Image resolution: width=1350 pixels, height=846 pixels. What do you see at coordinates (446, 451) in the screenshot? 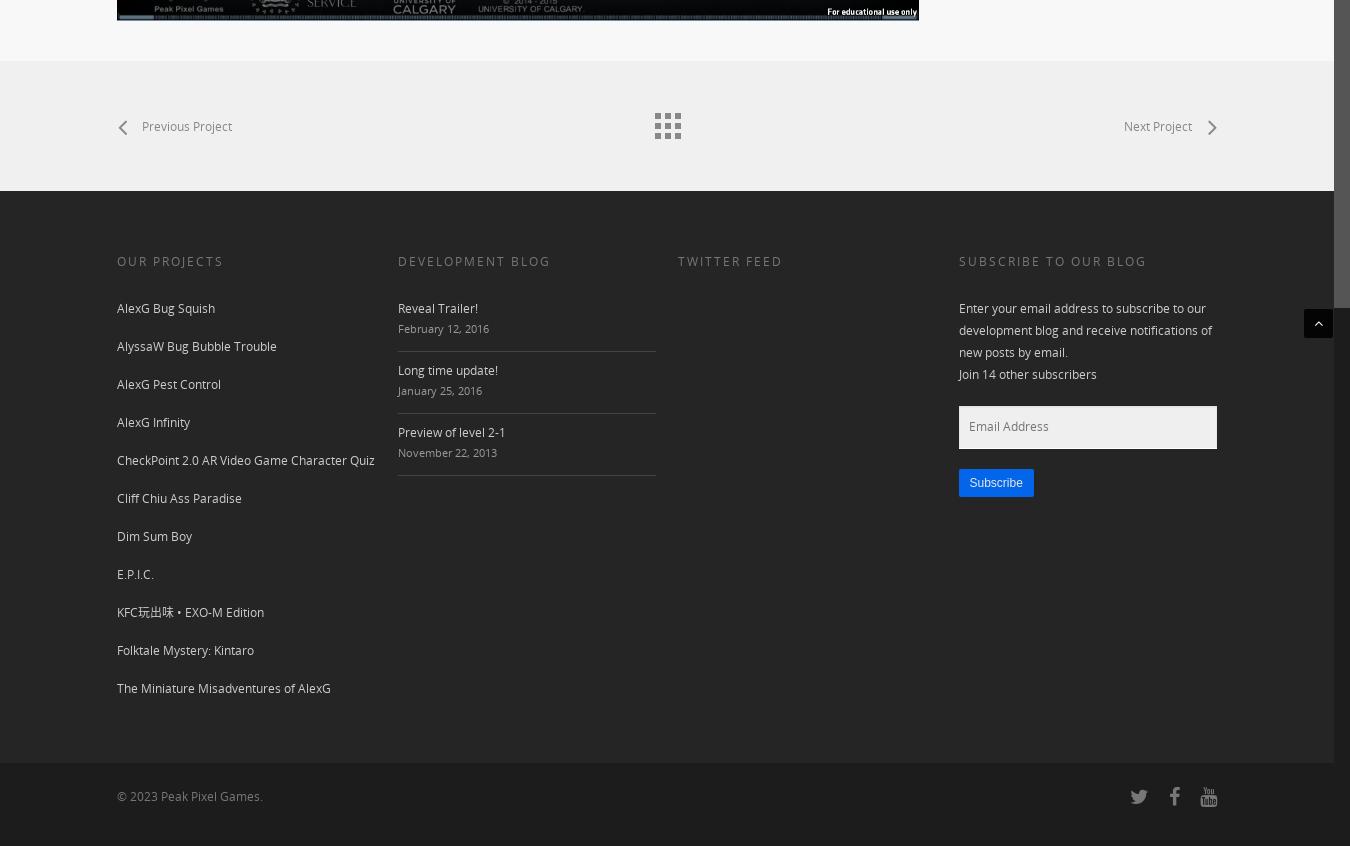
I see `'November 22, 2013'` at bounding box center [446, 451].